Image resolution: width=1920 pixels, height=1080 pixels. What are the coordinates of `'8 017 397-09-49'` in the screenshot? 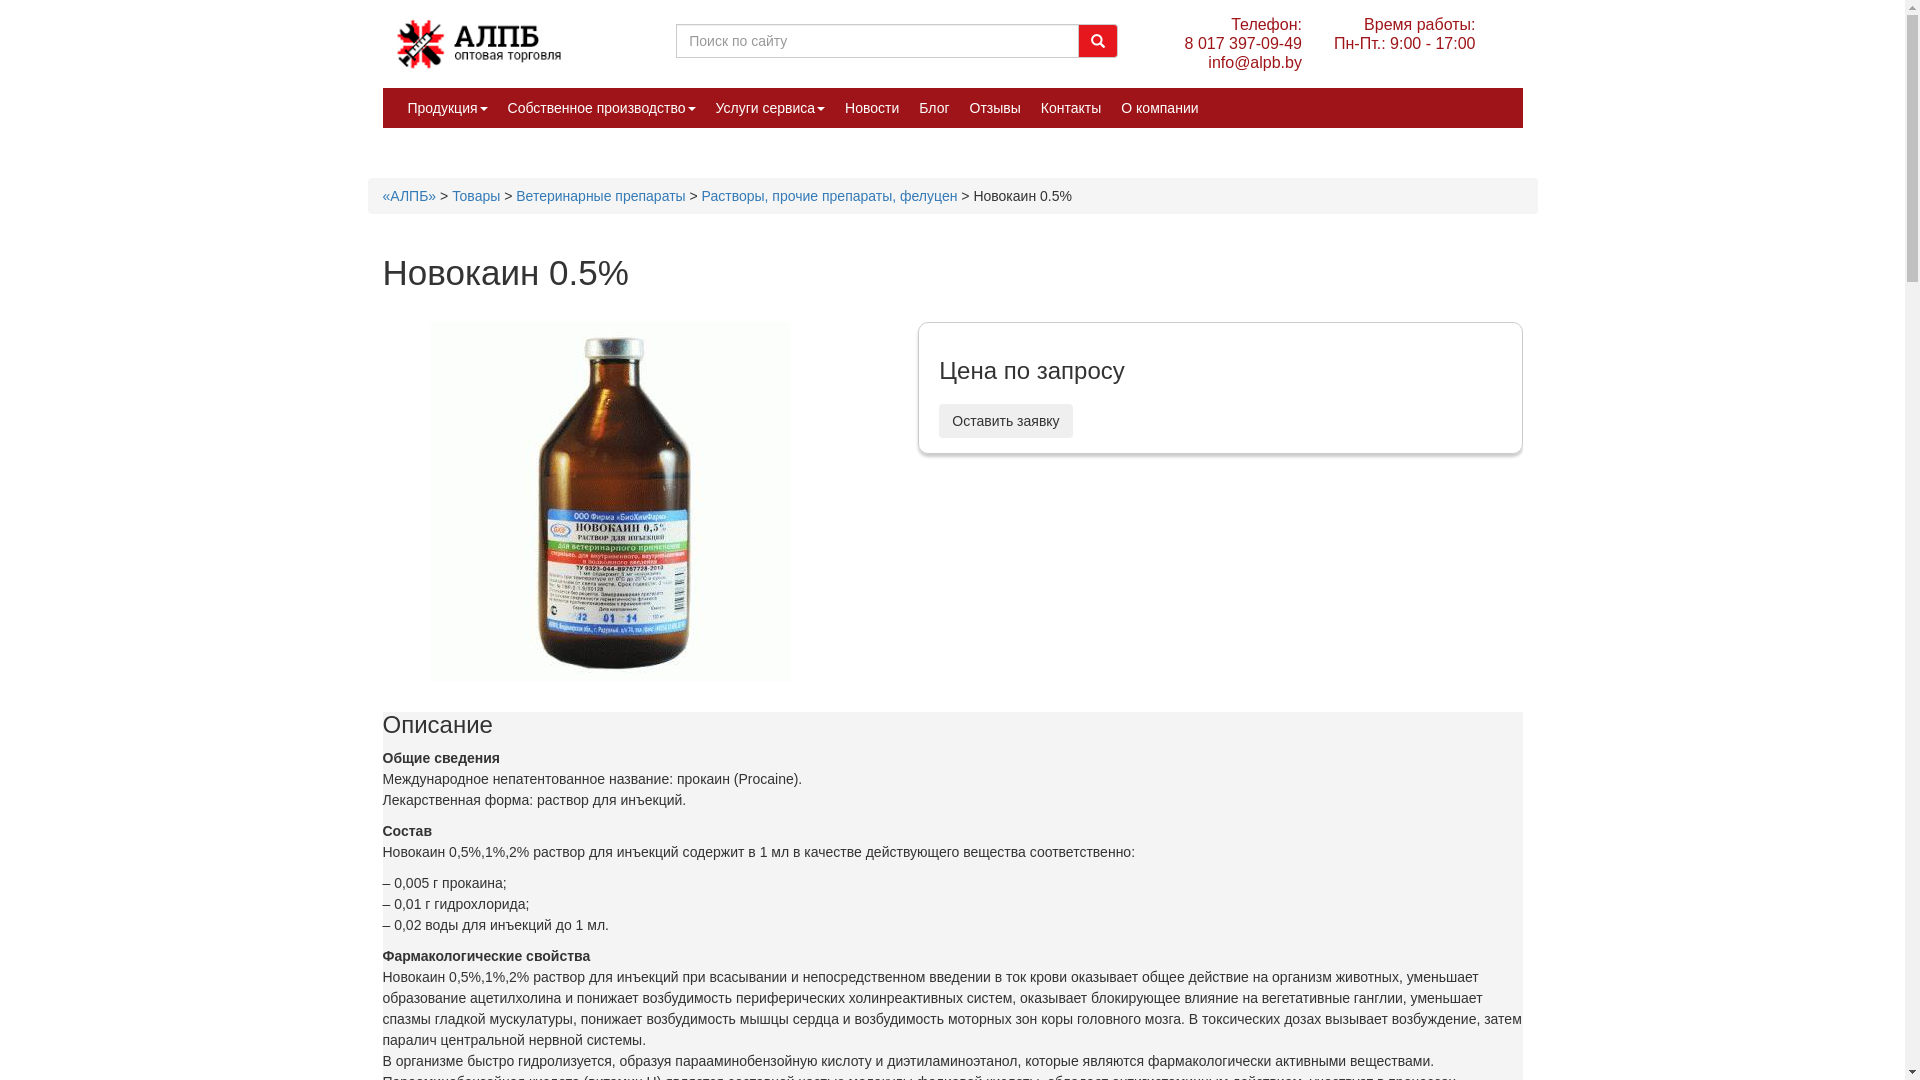 It's located at (1242, 43).